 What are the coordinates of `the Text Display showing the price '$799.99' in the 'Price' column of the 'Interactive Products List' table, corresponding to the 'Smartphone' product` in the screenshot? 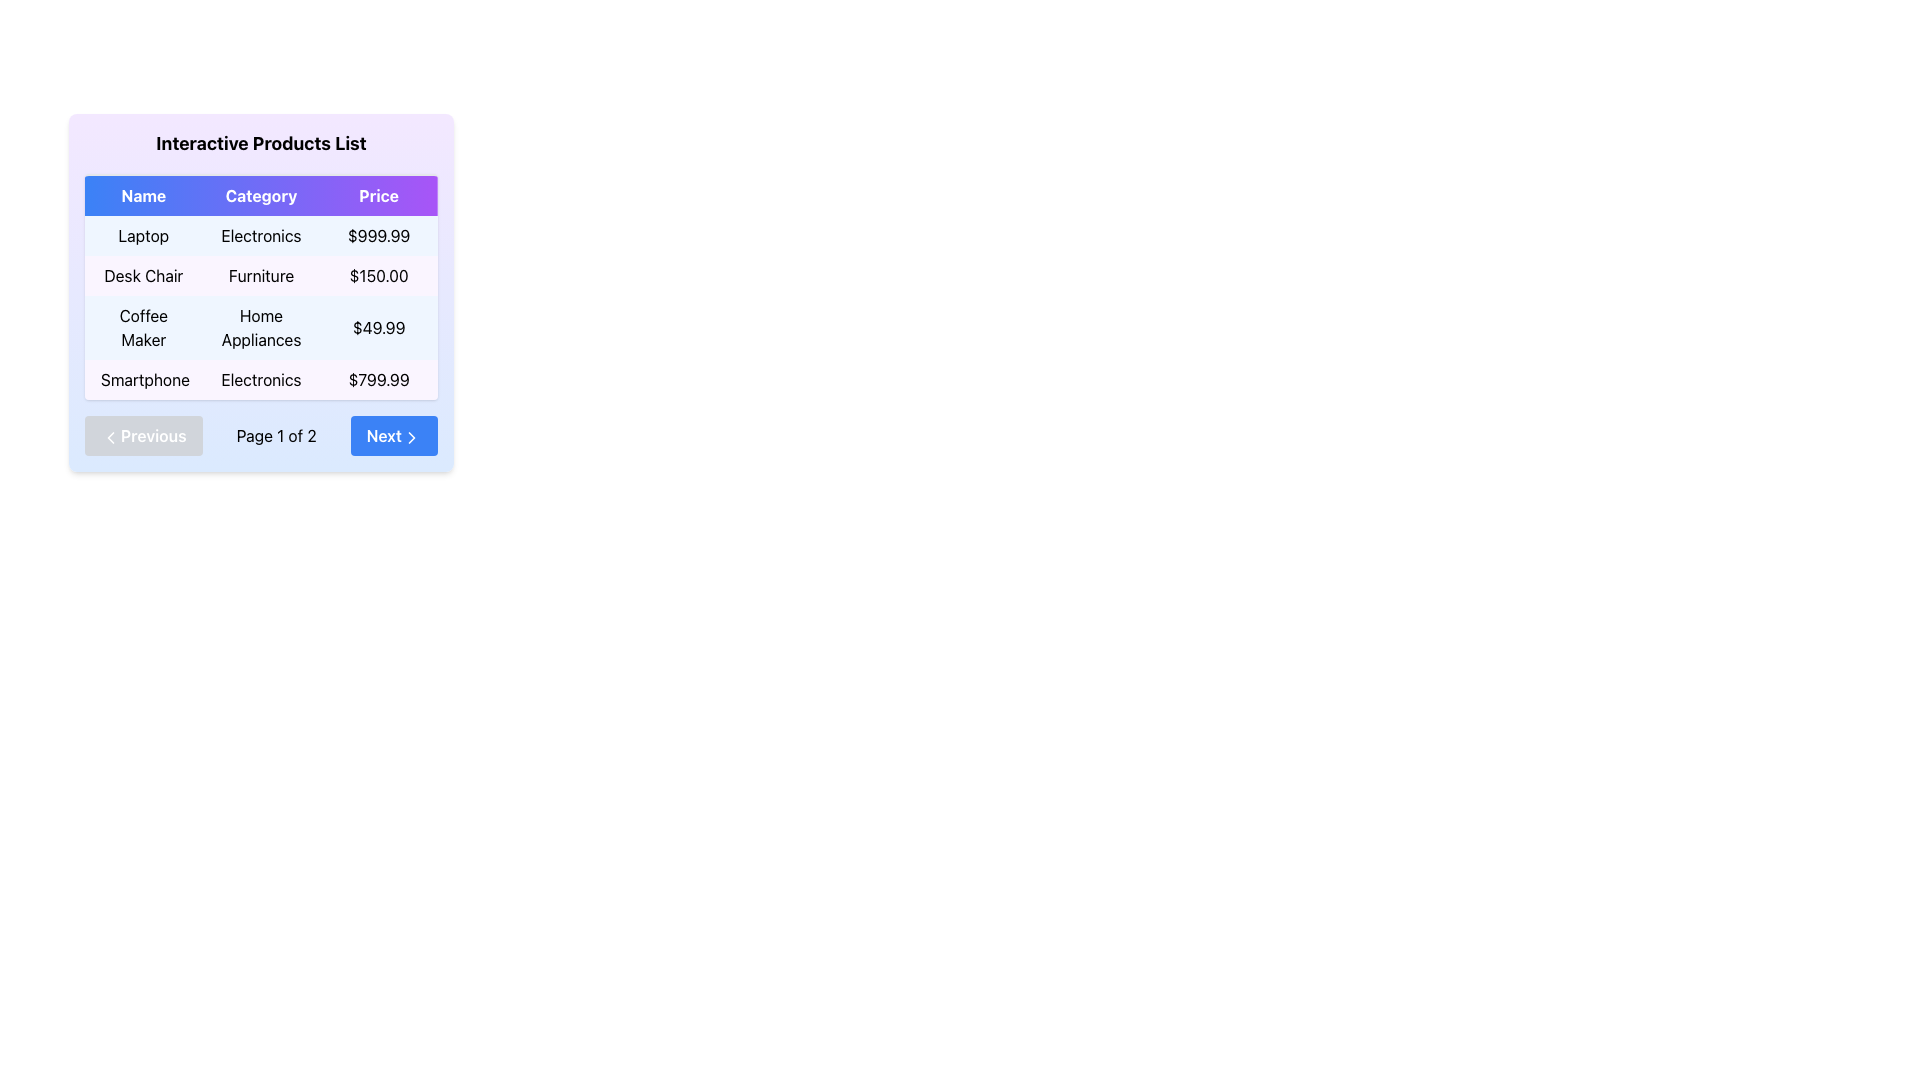 It's located at (379, 380).